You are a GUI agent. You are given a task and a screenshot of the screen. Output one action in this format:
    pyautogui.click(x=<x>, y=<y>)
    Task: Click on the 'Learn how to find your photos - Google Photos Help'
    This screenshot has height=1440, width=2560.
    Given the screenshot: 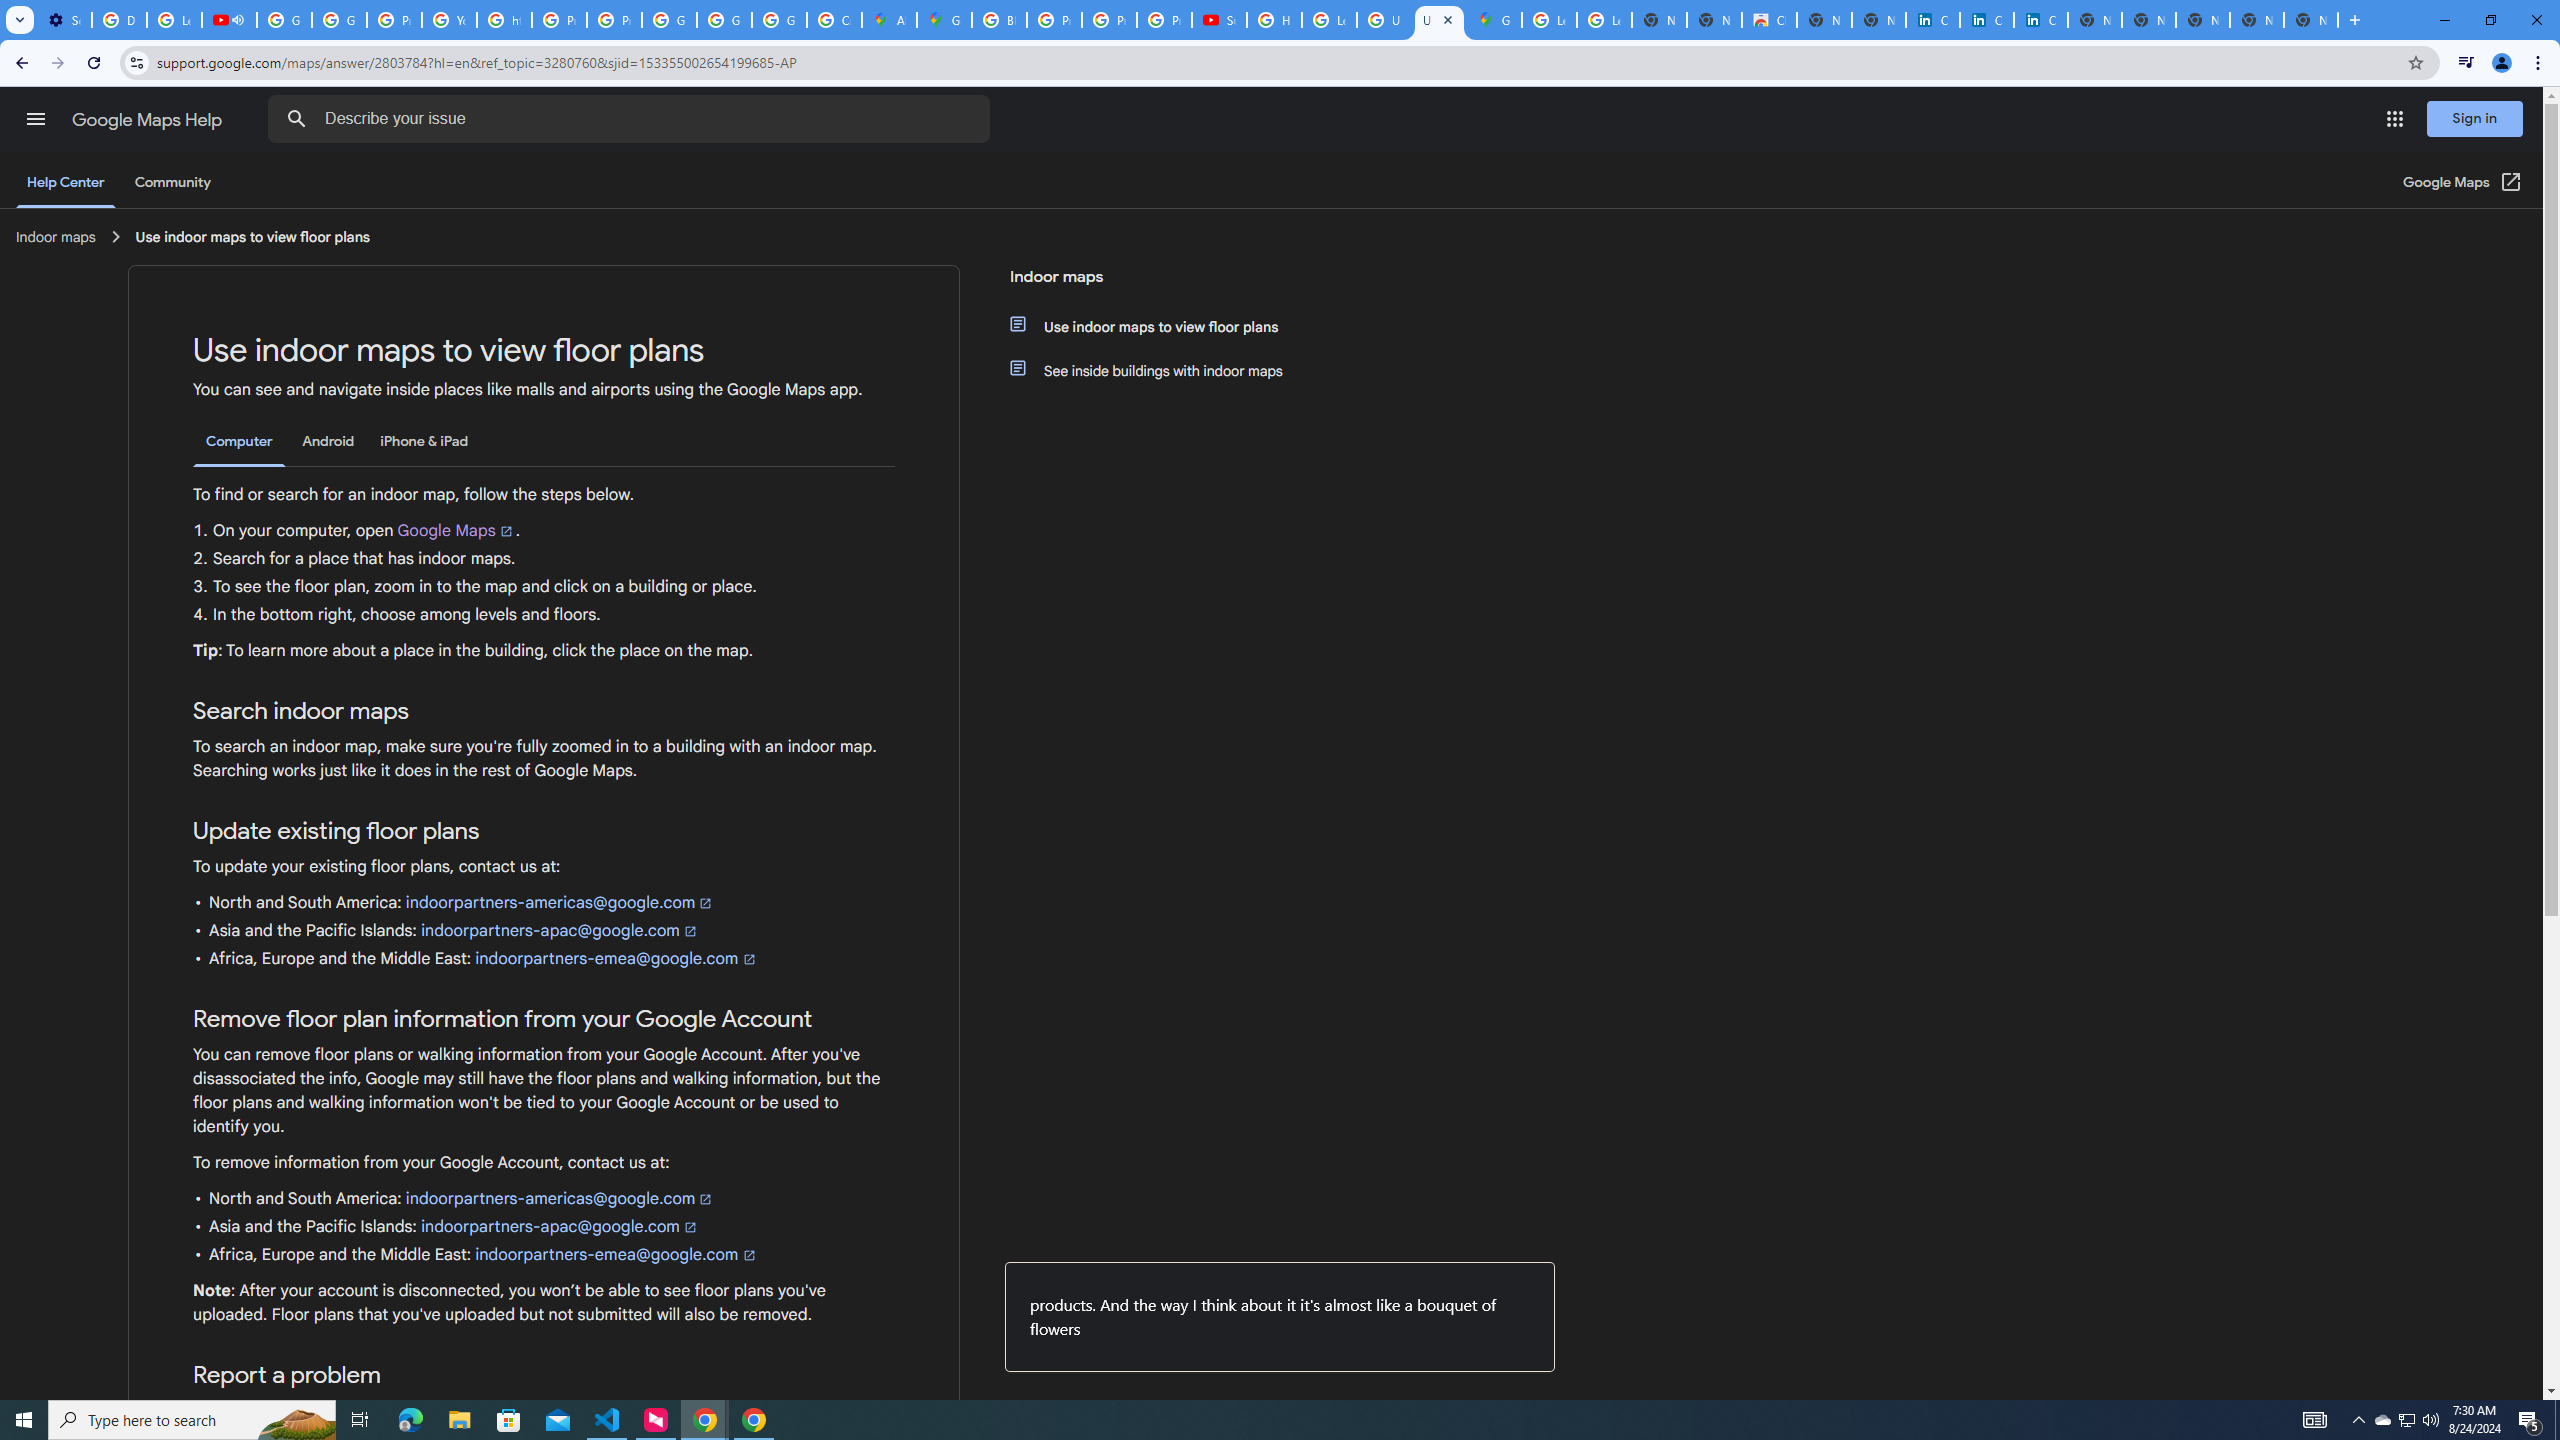 What is the action you would take?
    pyautogui.click(x=174, y=19)
    